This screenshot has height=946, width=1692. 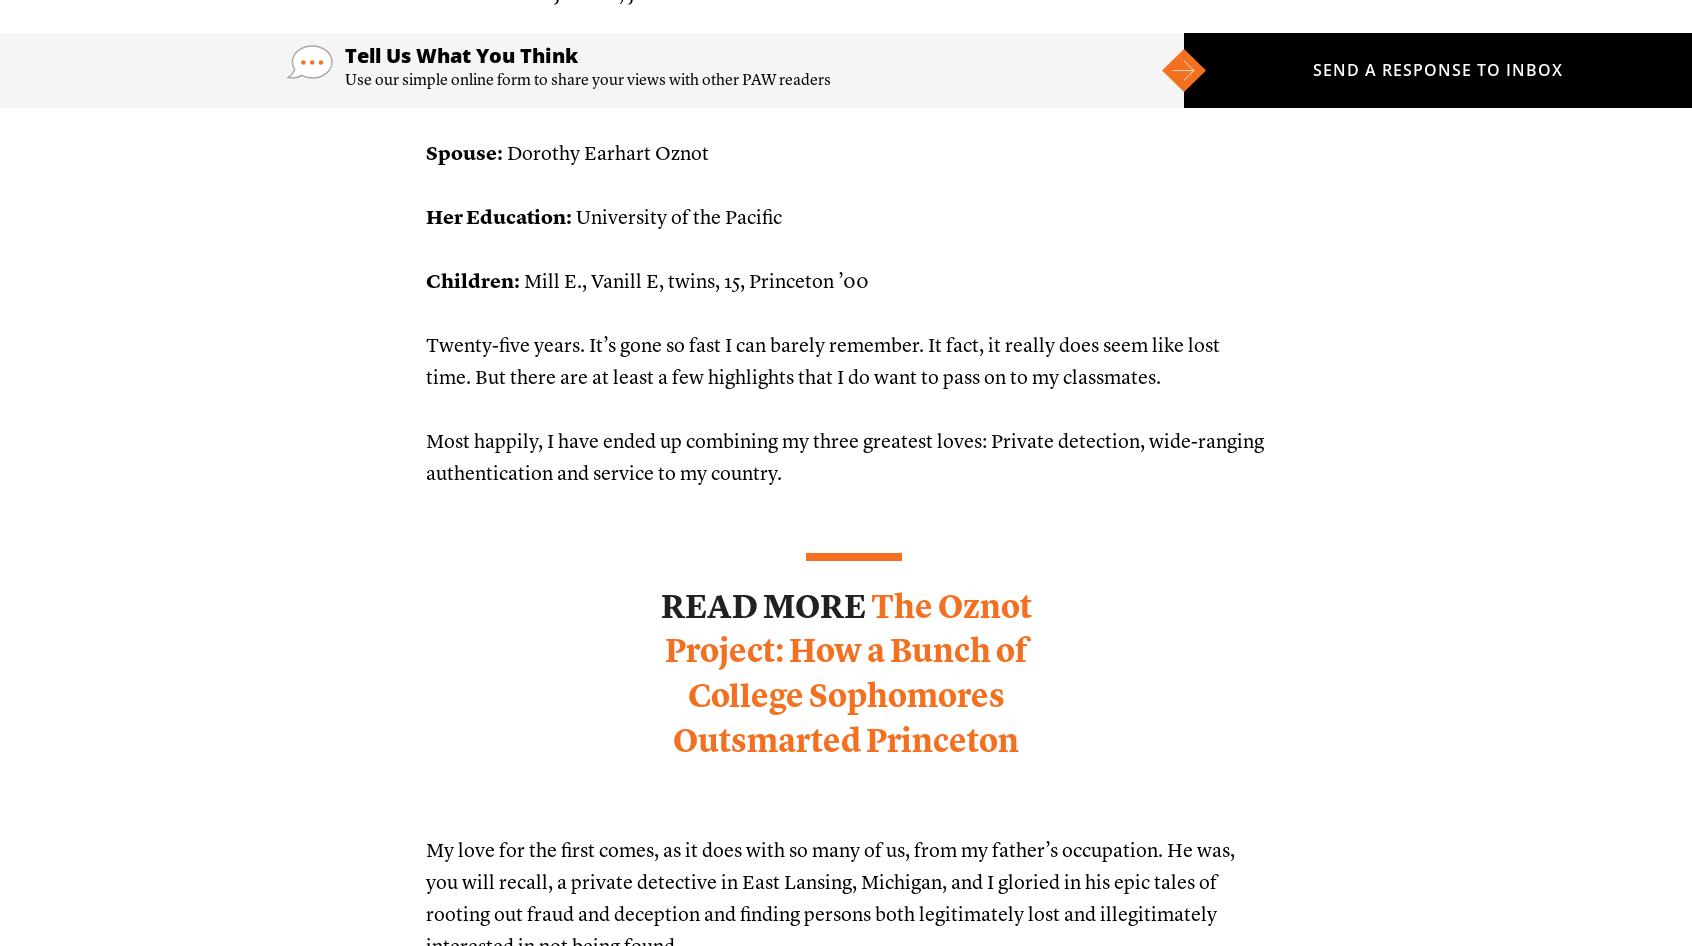 I want to click on 'Spouse:', so click(x=463, y=153).